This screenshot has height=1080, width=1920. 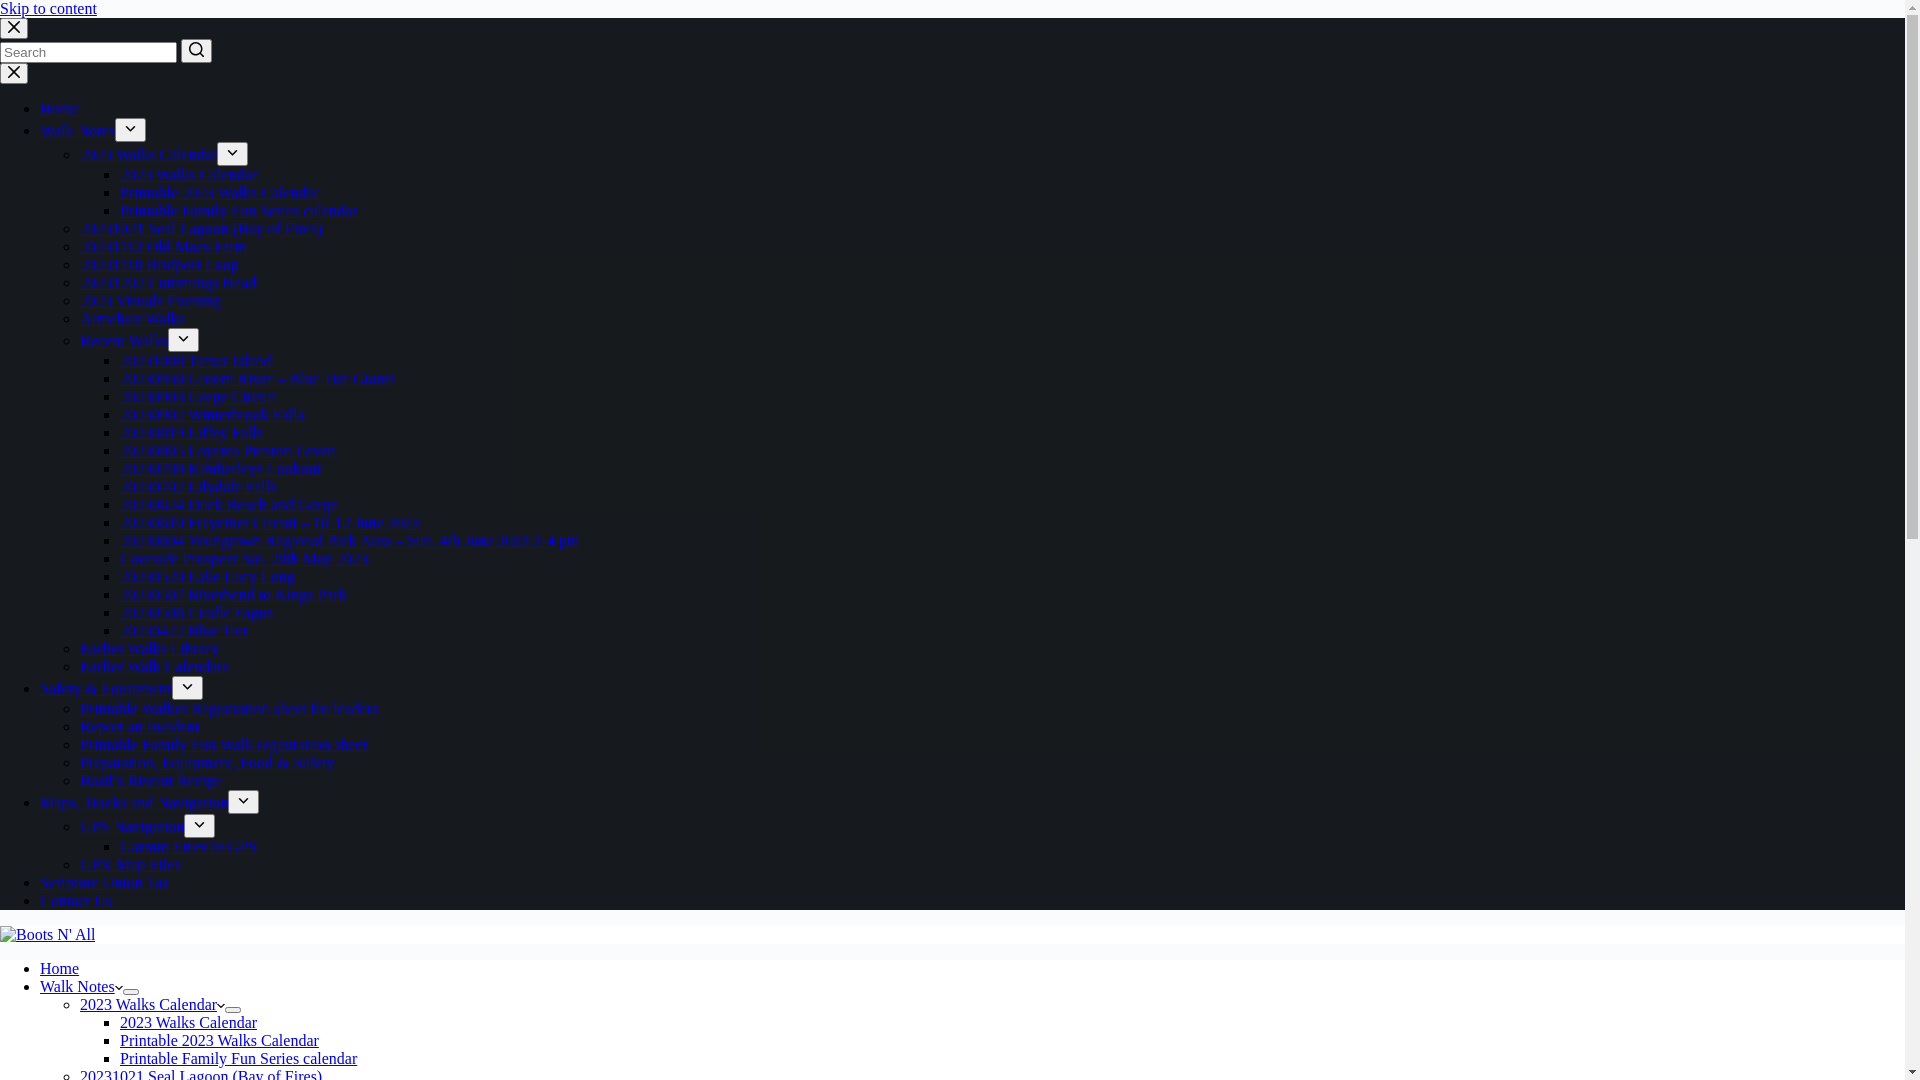 What do you see at coordinates (238, 210) in the screenshot?
I see `'Printable Family Fun Series calendar'` at bounding box center [238, 210].